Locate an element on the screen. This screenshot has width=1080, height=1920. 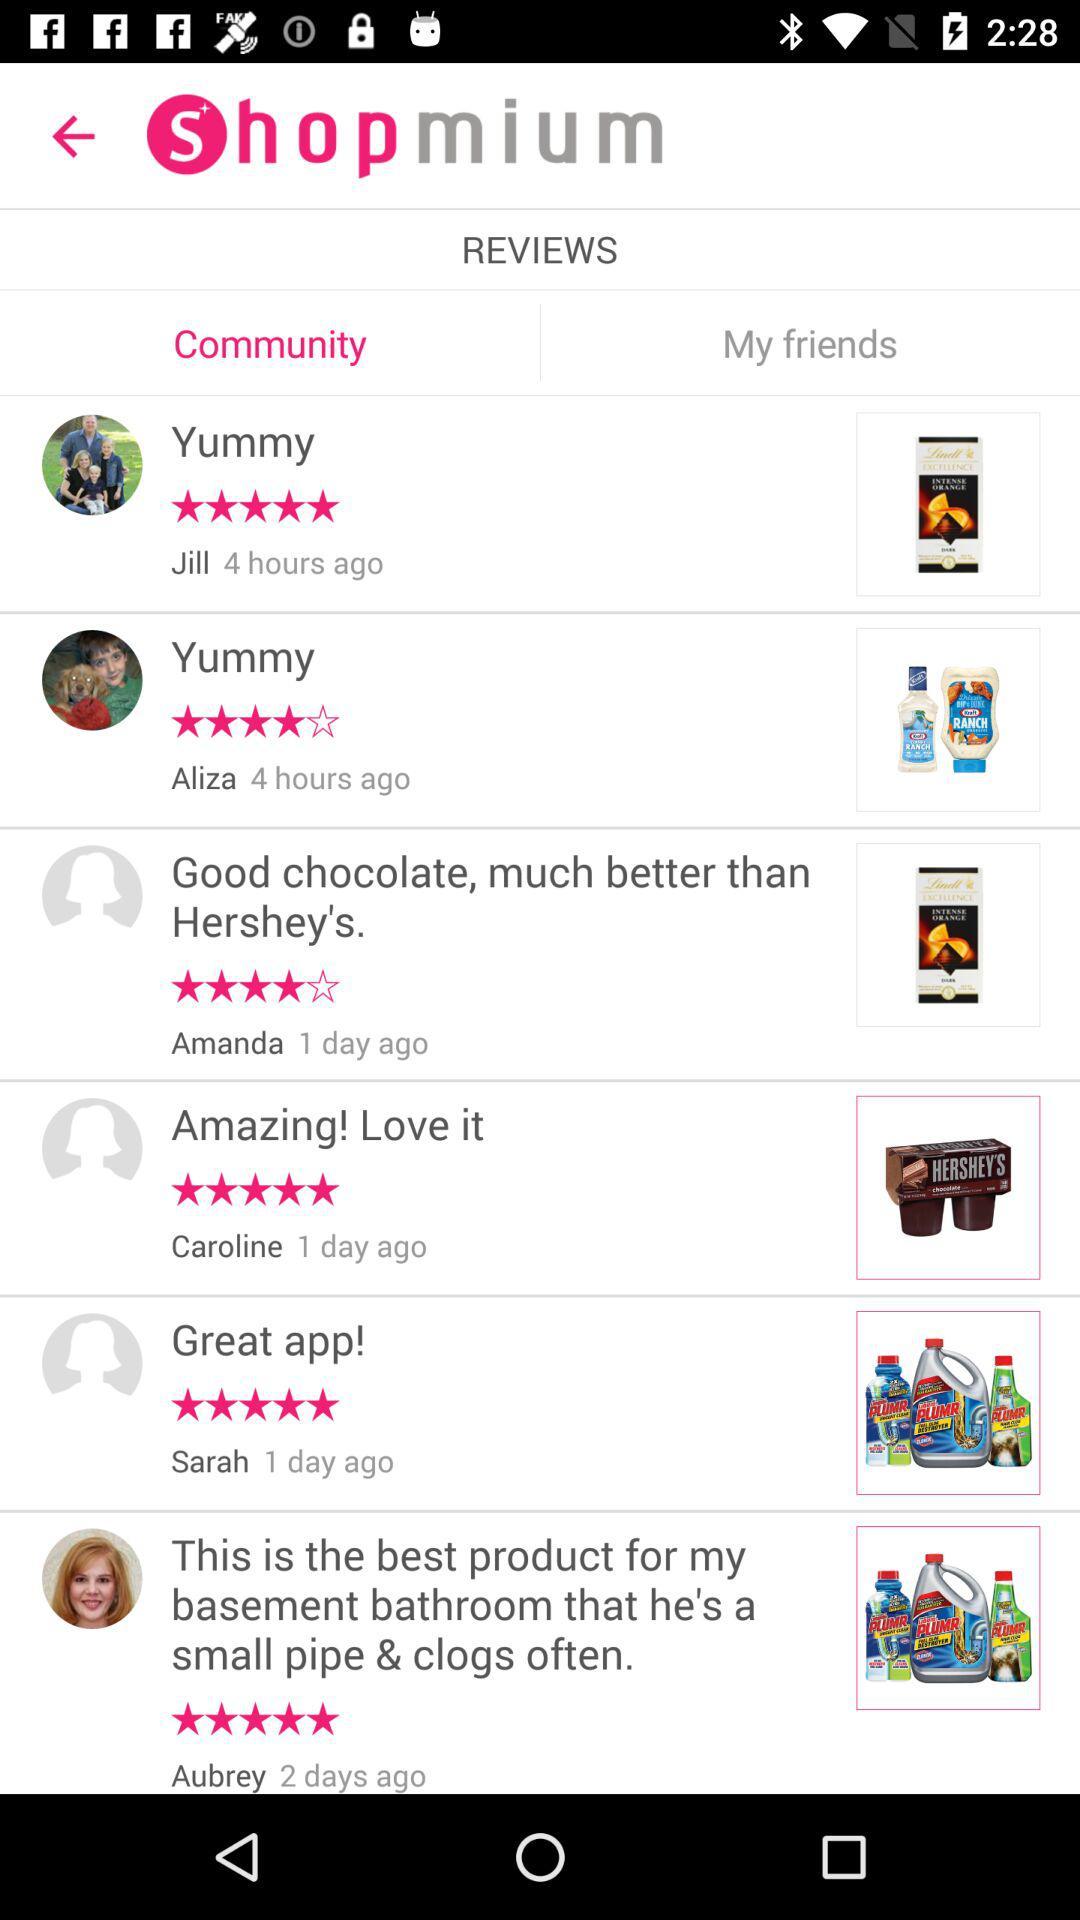
the good chocolate much icon is located at coordinates (506, 897).